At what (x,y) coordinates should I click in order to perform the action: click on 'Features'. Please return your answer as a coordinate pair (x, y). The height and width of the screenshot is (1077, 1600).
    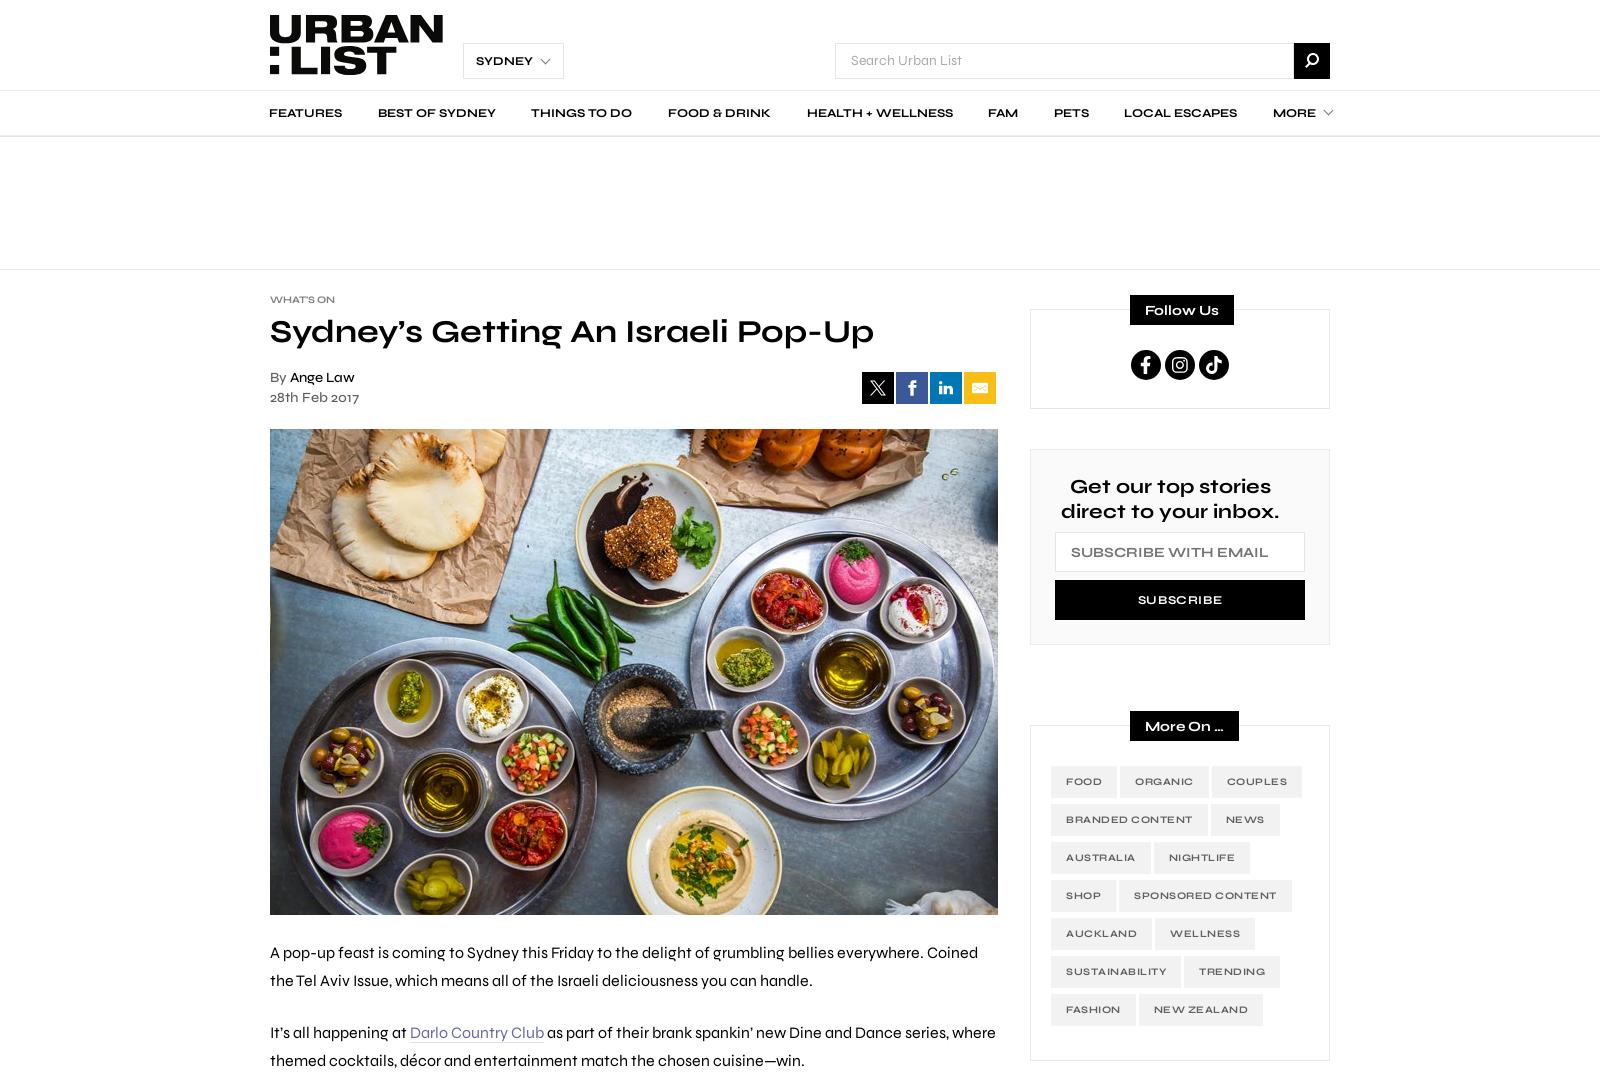
    Looking at the image, I should click on (305, 111).